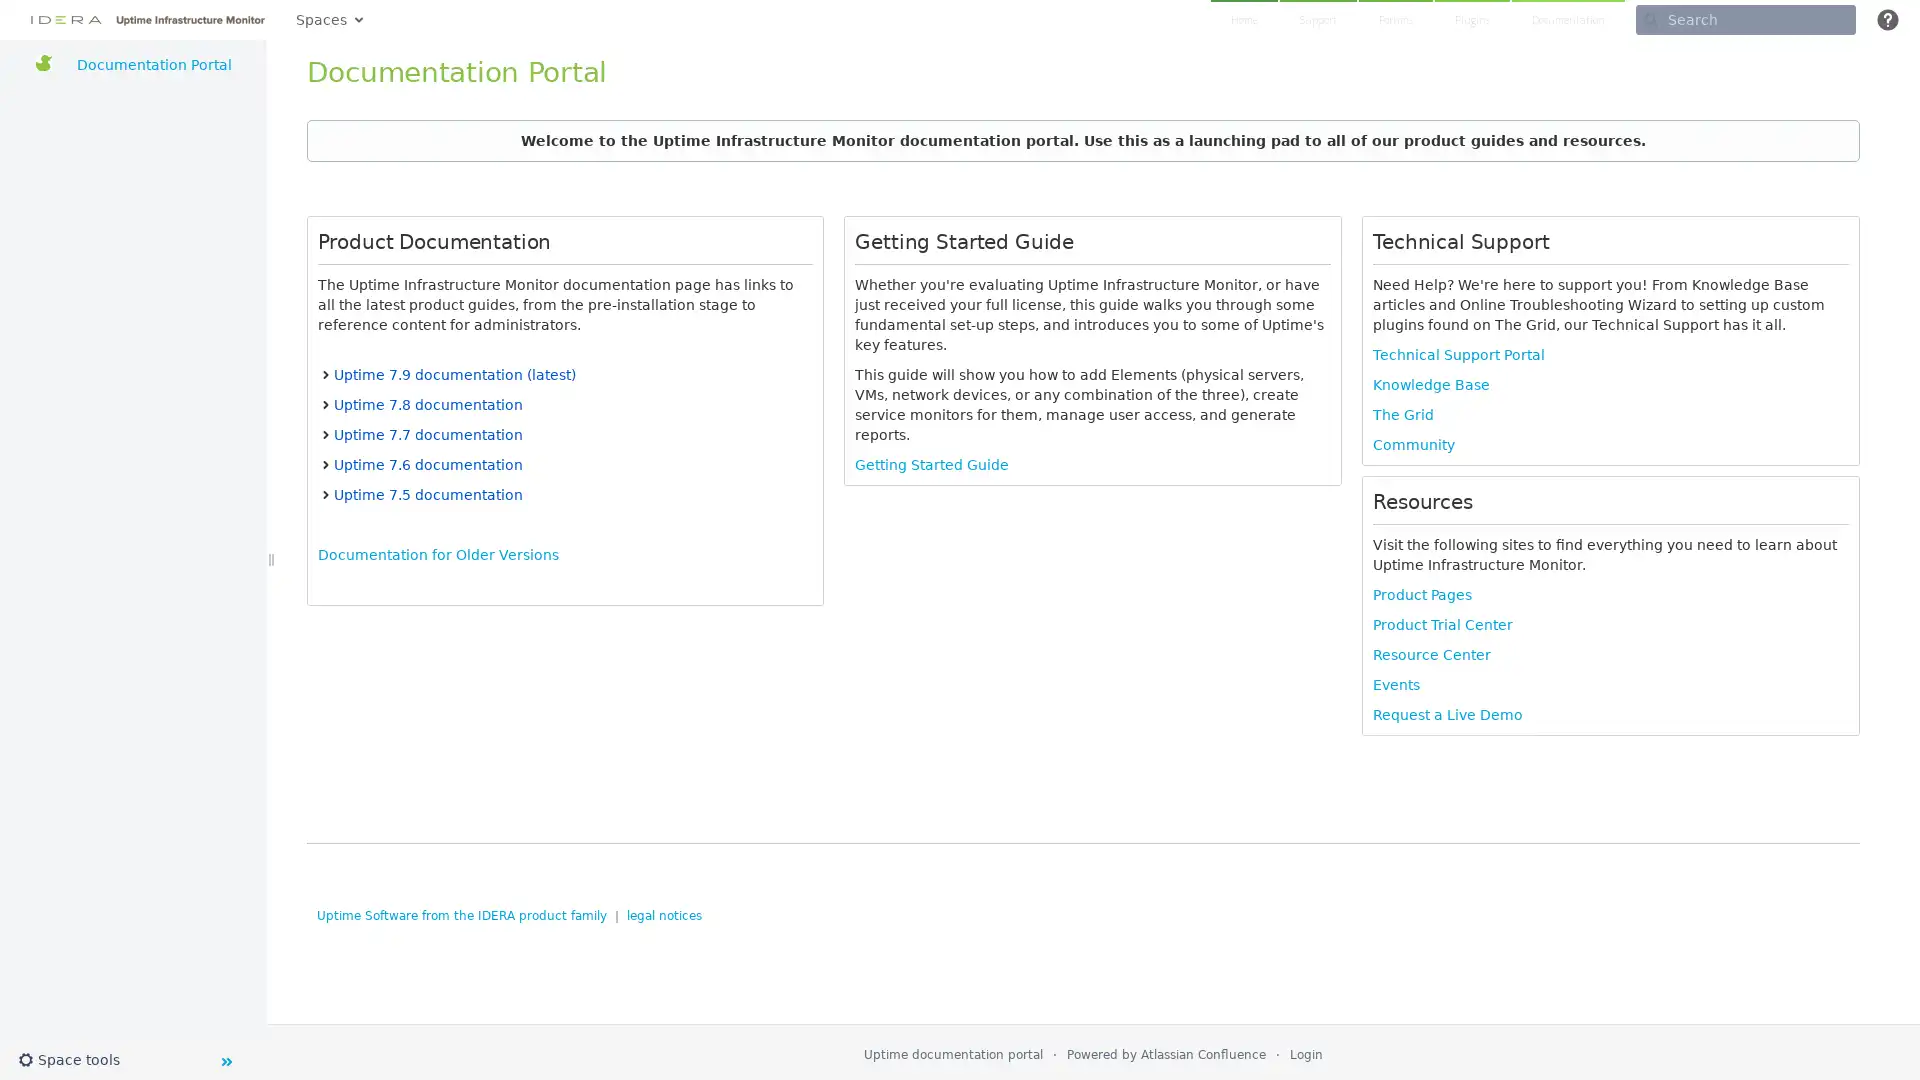 The image size is (1920, 1080). I want to click on Collapse sidebar ( [ ), so click(225, 1060).